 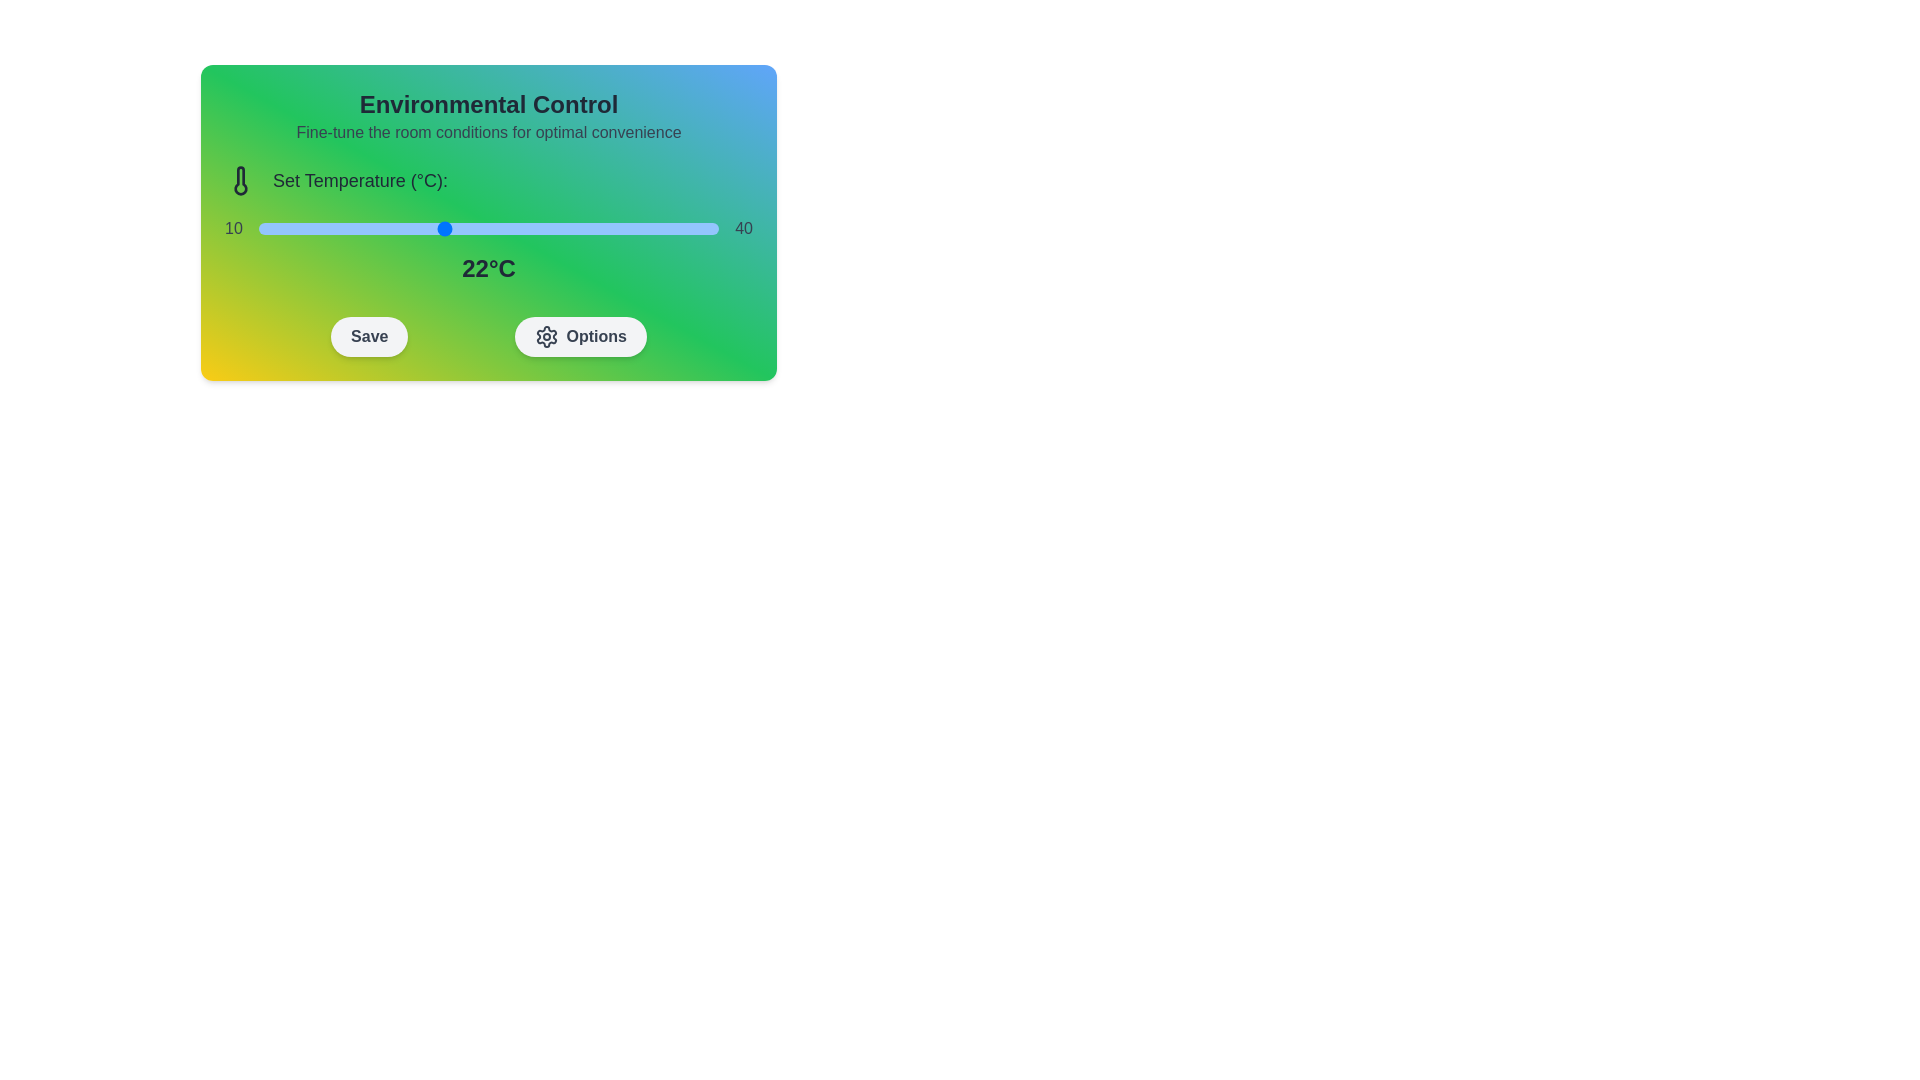 I want to click on the label element that describes the temperature adjustment slider, located above the slider control with small text values '10' and '40', so click(x=489, y=181).